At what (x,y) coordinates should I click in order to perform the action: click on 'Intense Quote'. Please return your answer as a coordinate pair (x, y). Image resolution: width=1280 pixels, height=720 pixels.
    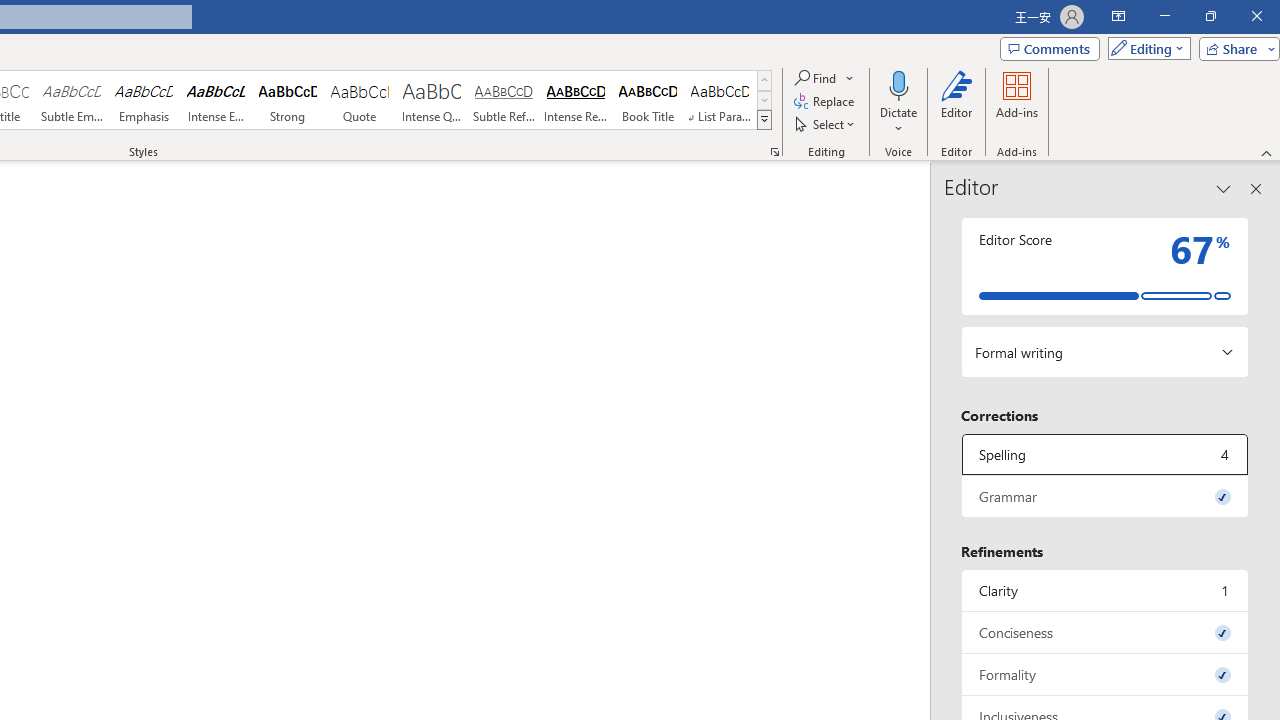
    Looking at the image, I should click on (431, 100).